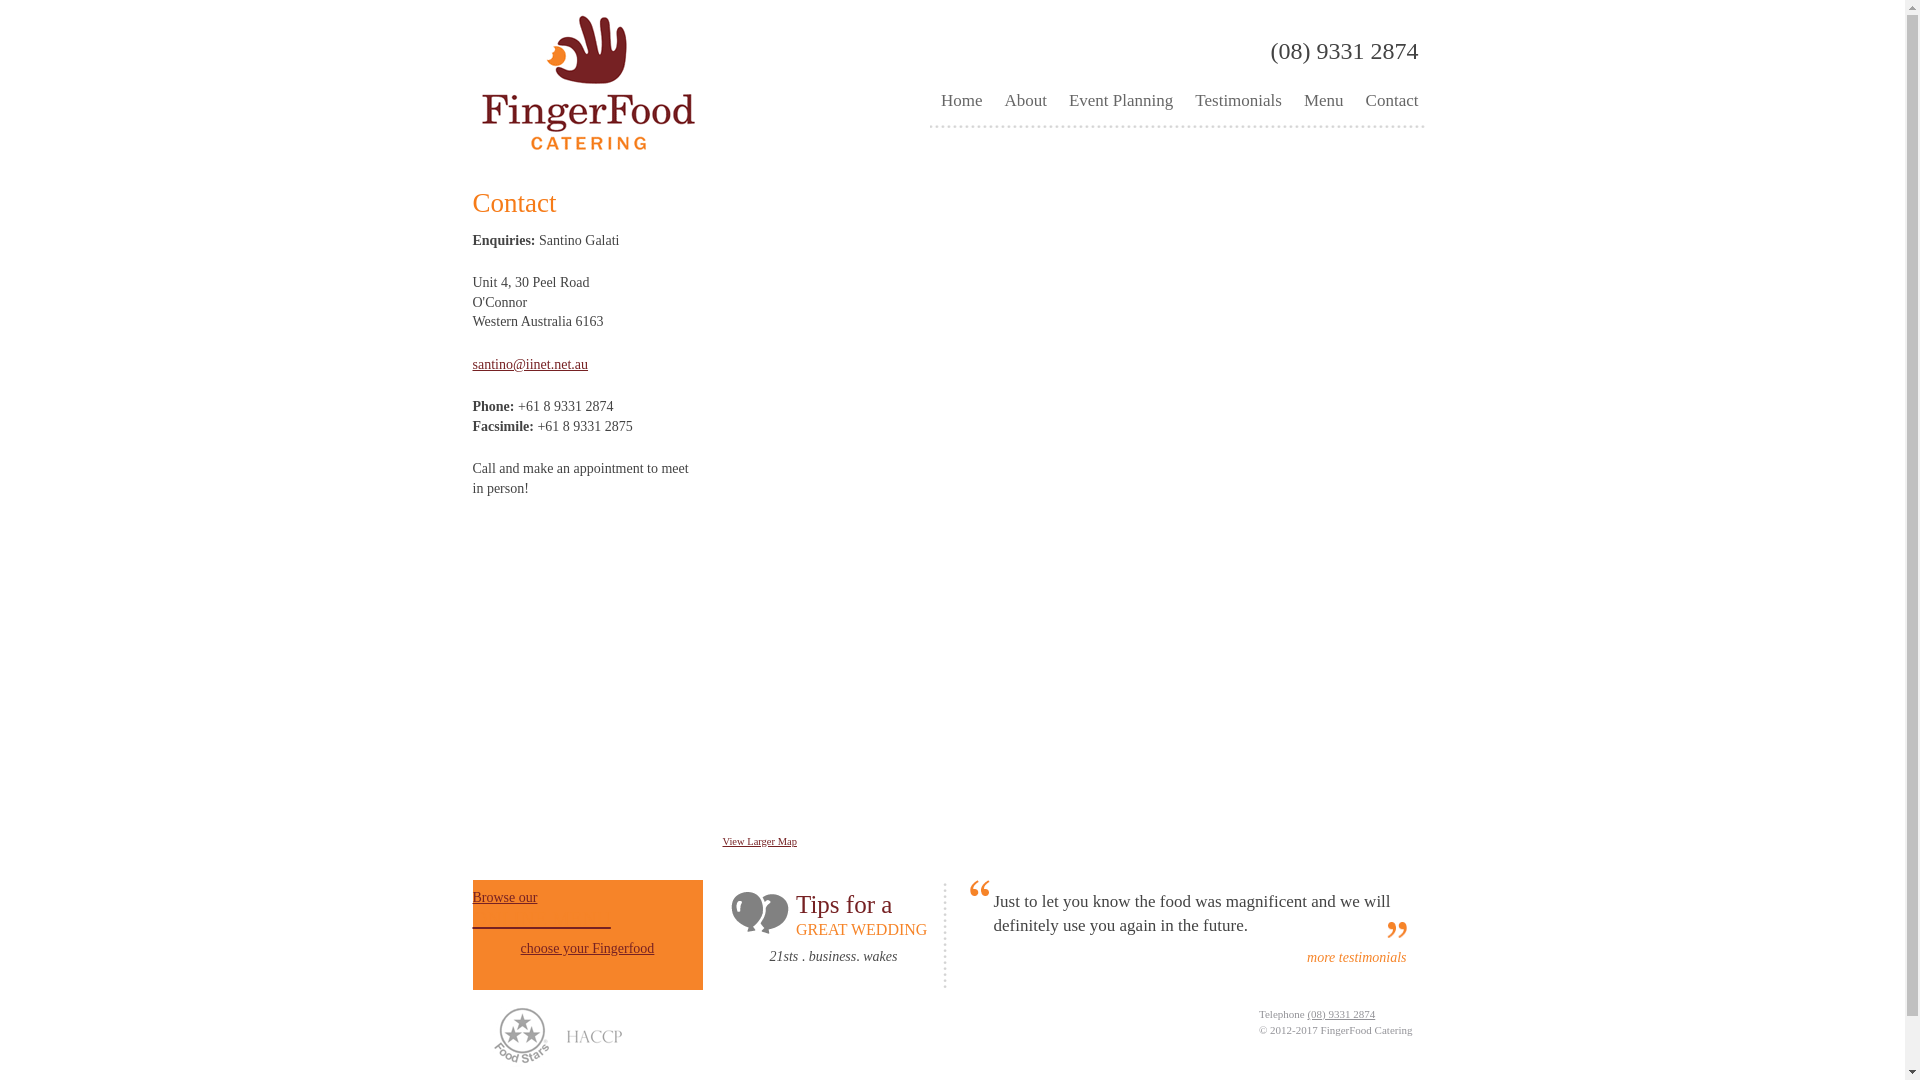 The width and height of the screenshot is (1920, 1080). What do you see at coordinates (587, 947) in the screenshot?
I see `'choose your Fingerfood'` at bounding box center [587, 947].